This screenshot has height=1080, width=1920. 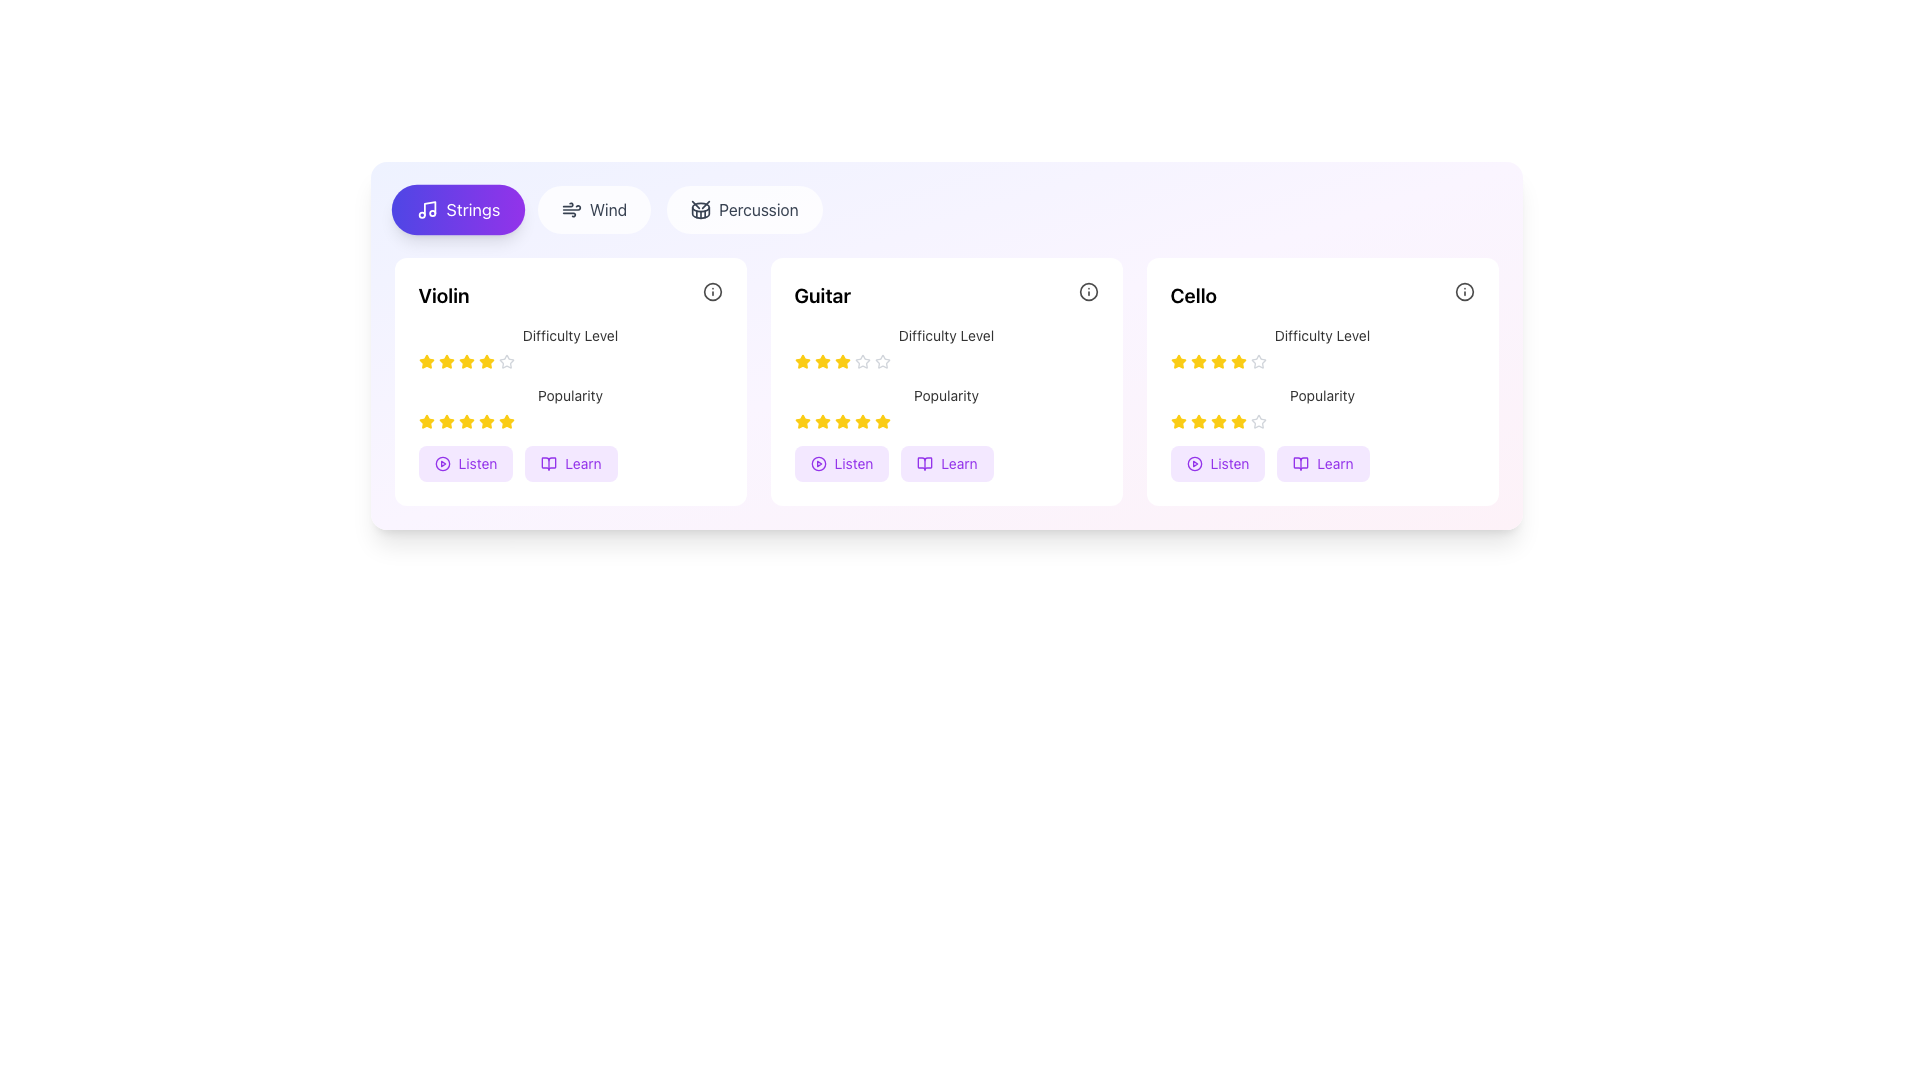 I want to click on the title text of the first card in the 'Strings' category section, so click(x=443, y=296).